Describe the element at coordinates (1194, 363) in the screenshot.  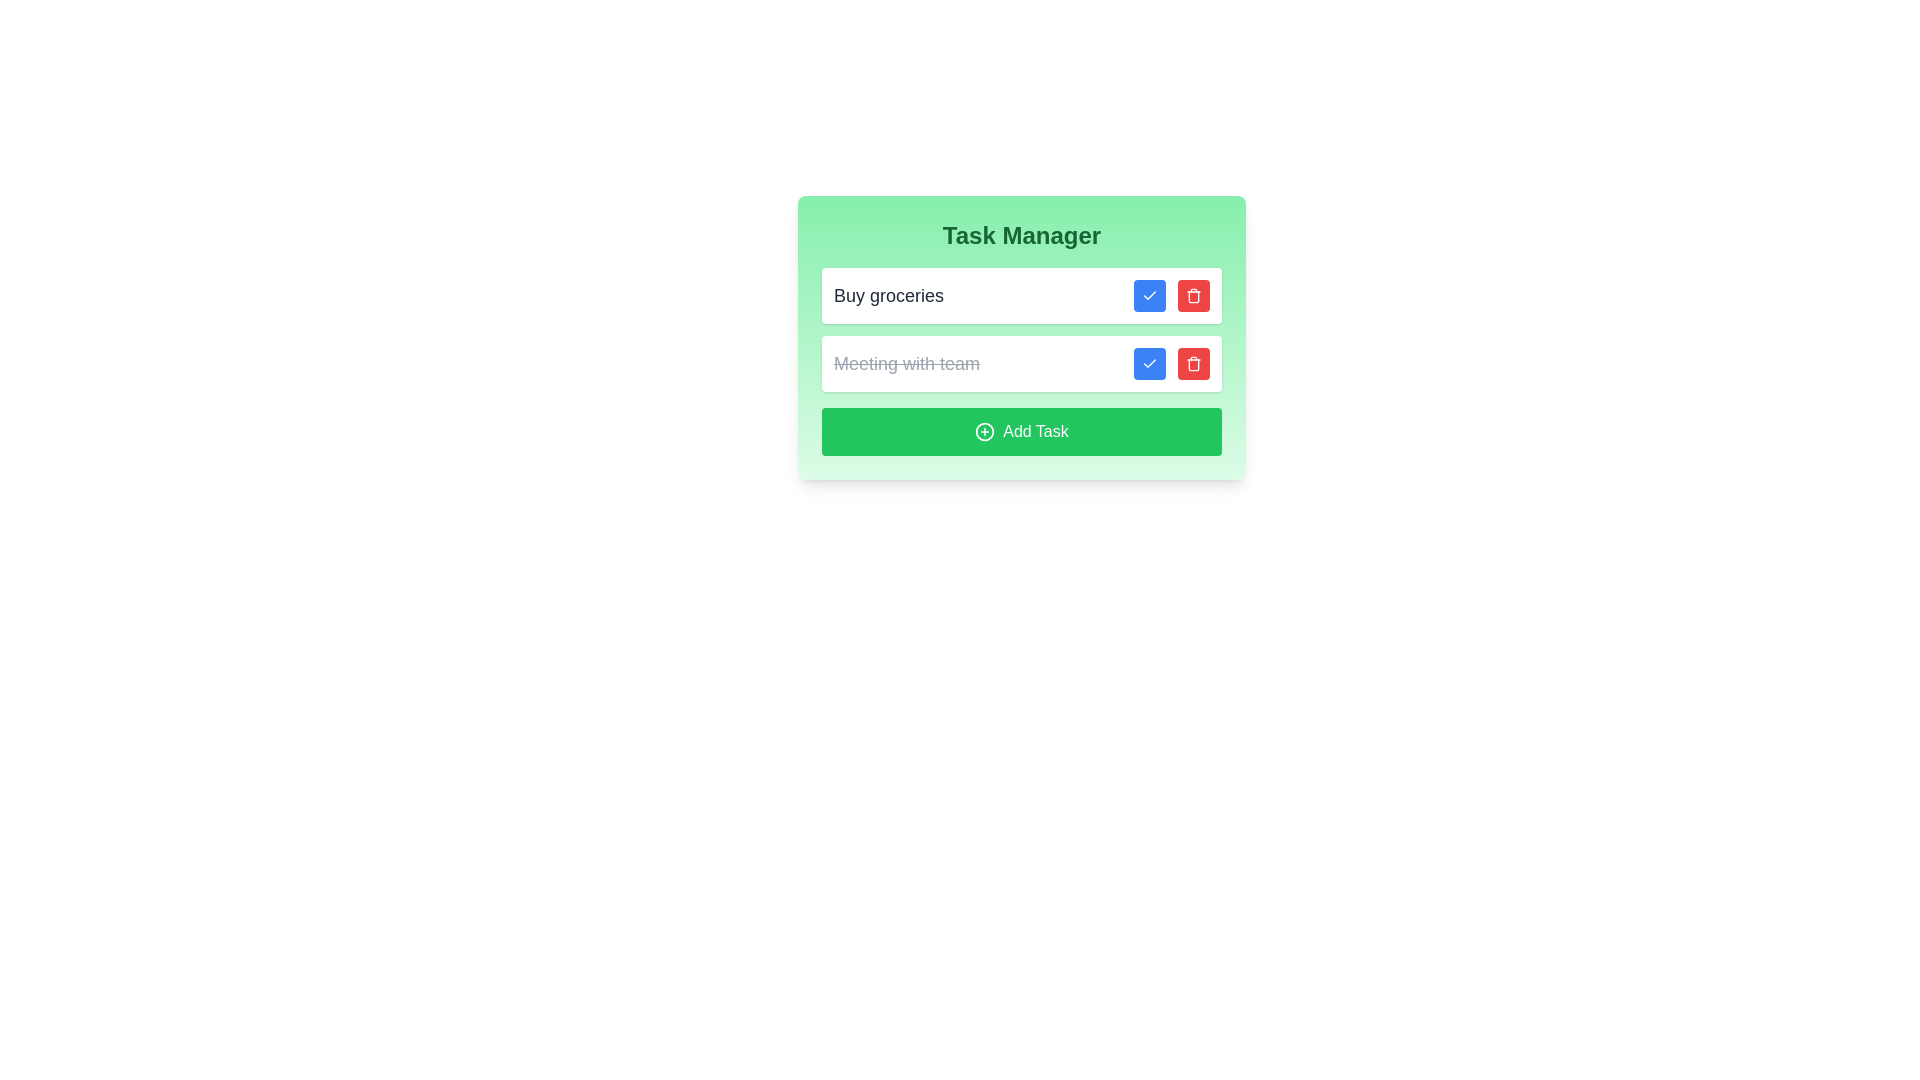
I see `the delete icon within the red button associated with the second task in the task list` at that location.